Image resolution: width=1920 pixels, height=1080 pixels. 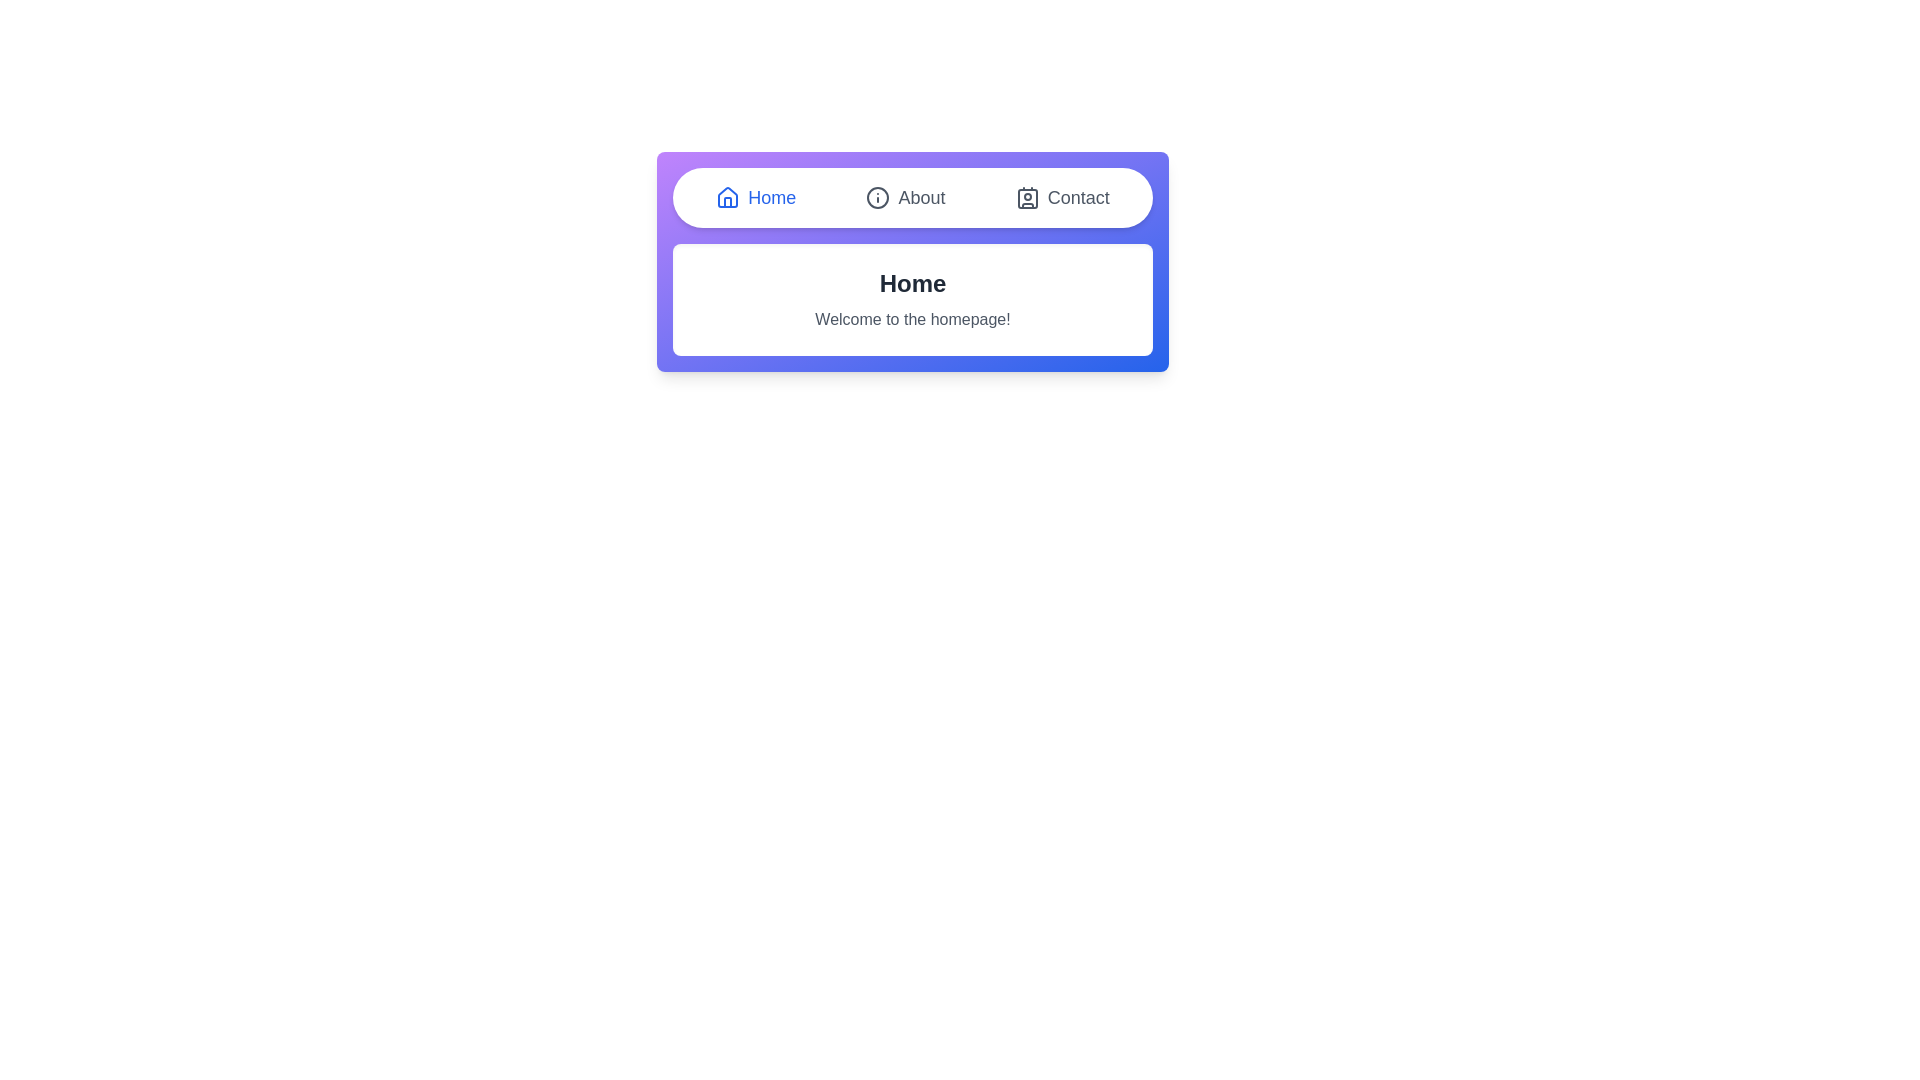 What do you see at coordinates (905, 197) in the screenshot?
I see `the About tab to switch content` at bounding box center [905, 197].